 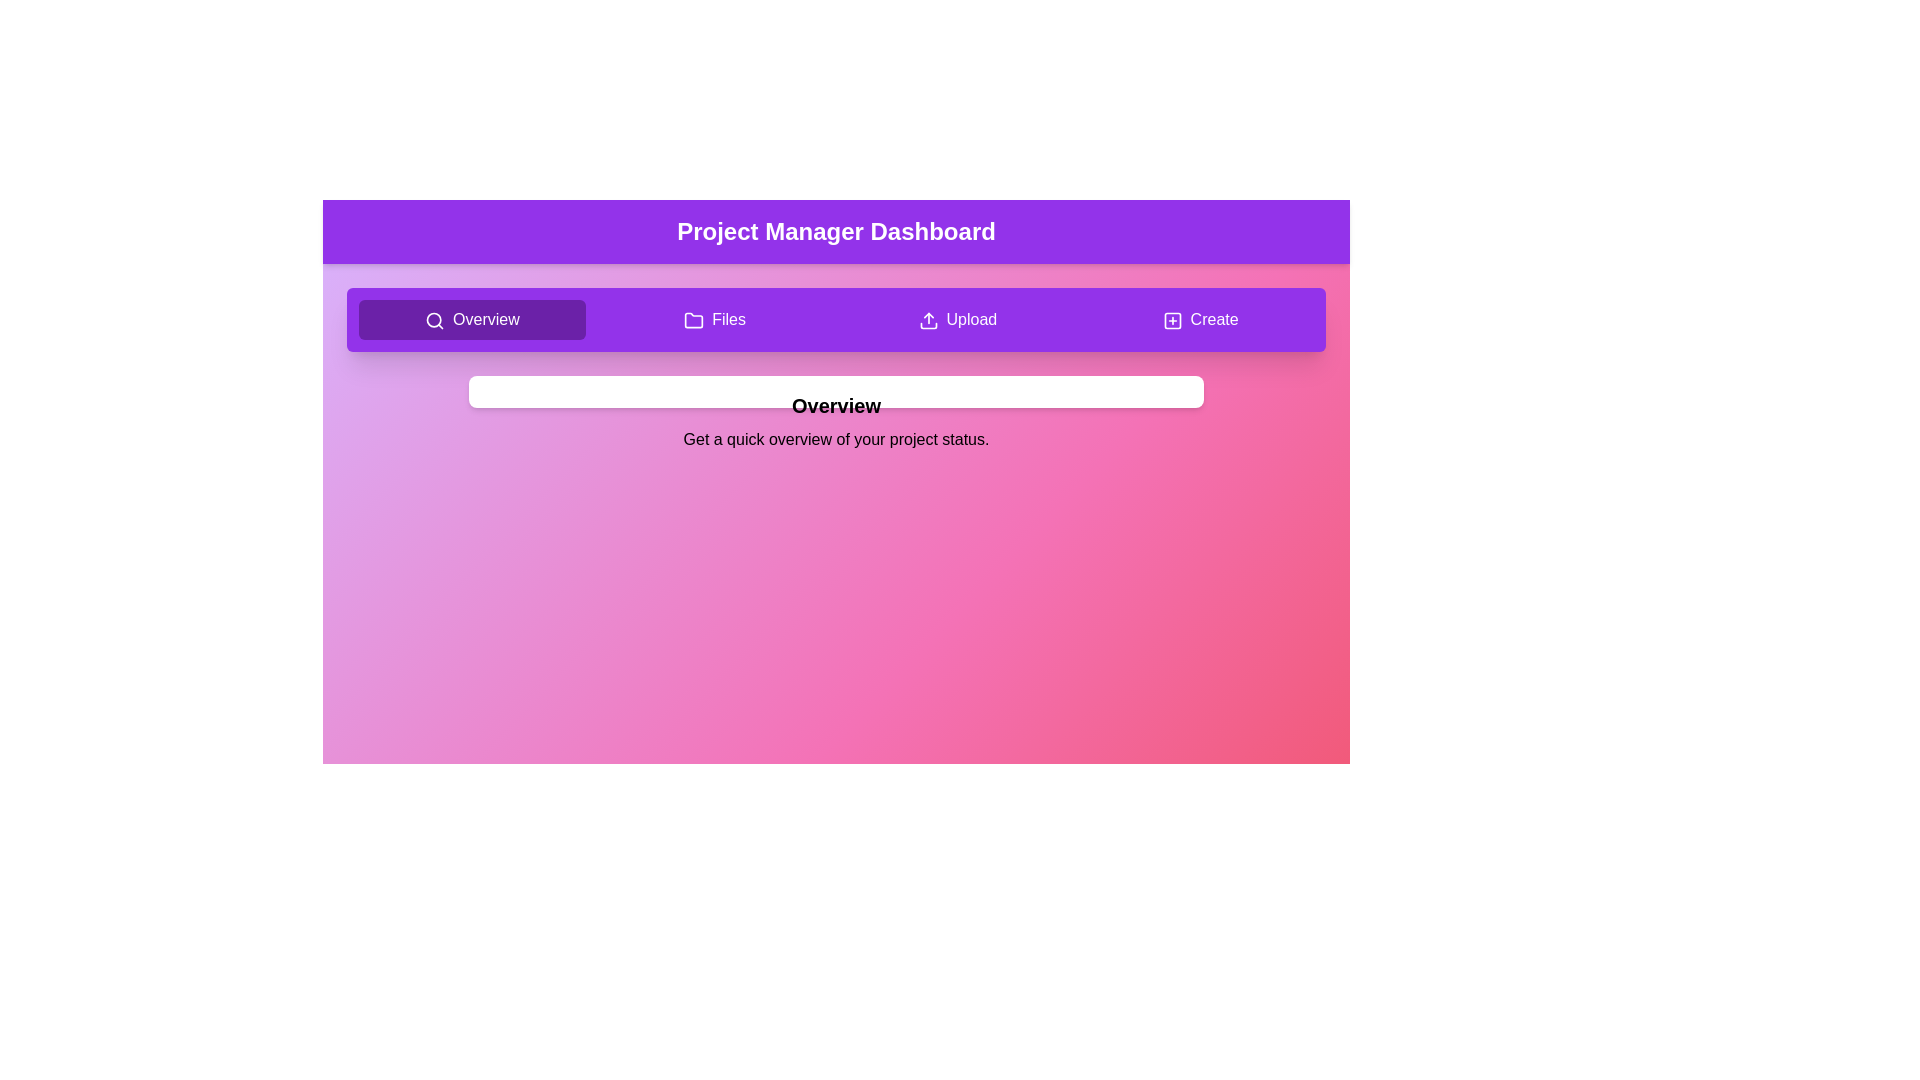 I want to click on the tab button corresponding to Files, so click(x=715, y=319).